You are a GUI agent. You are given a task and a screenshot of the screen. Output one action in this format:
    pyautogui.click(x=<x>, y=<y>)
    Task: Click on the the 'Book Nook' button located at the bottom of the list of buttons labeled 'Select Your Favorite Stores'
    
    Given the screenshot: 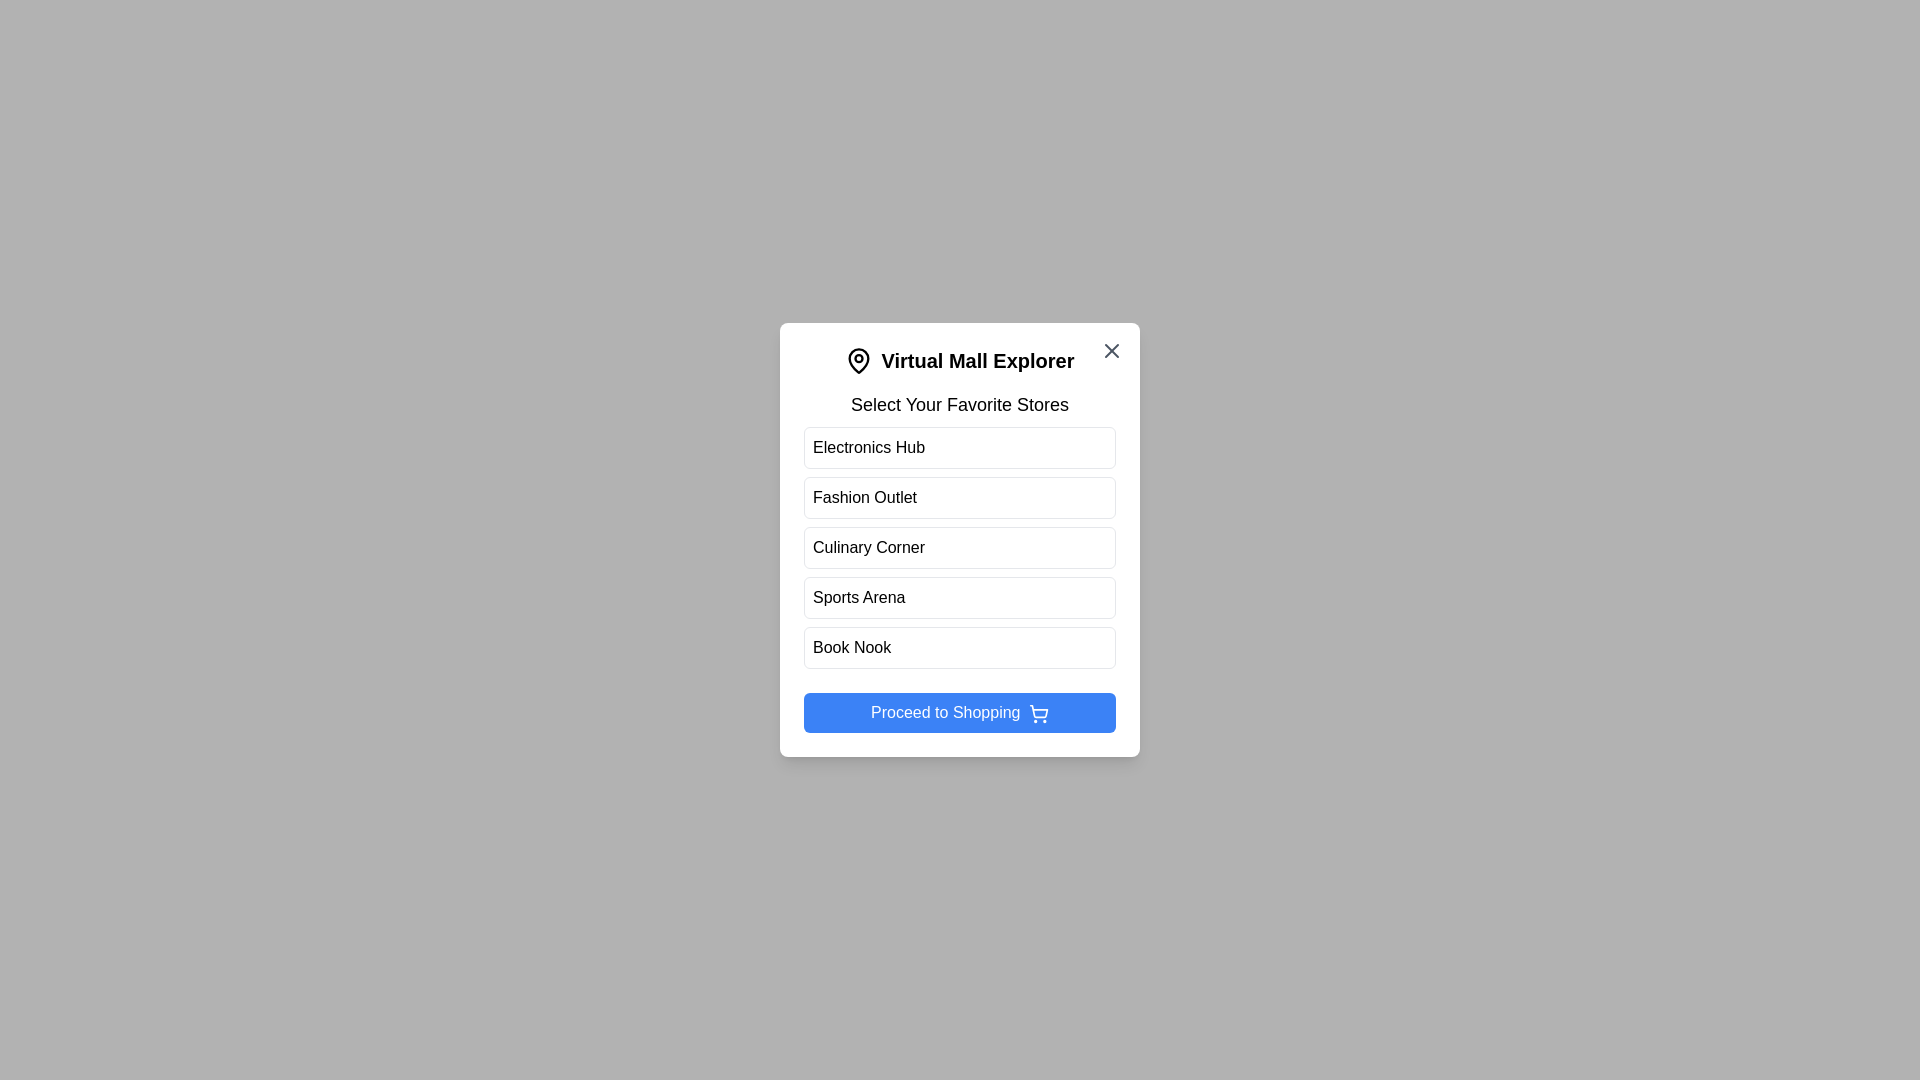 What is the action you would take?
    pyautogui.click(x=960, y=648)
    